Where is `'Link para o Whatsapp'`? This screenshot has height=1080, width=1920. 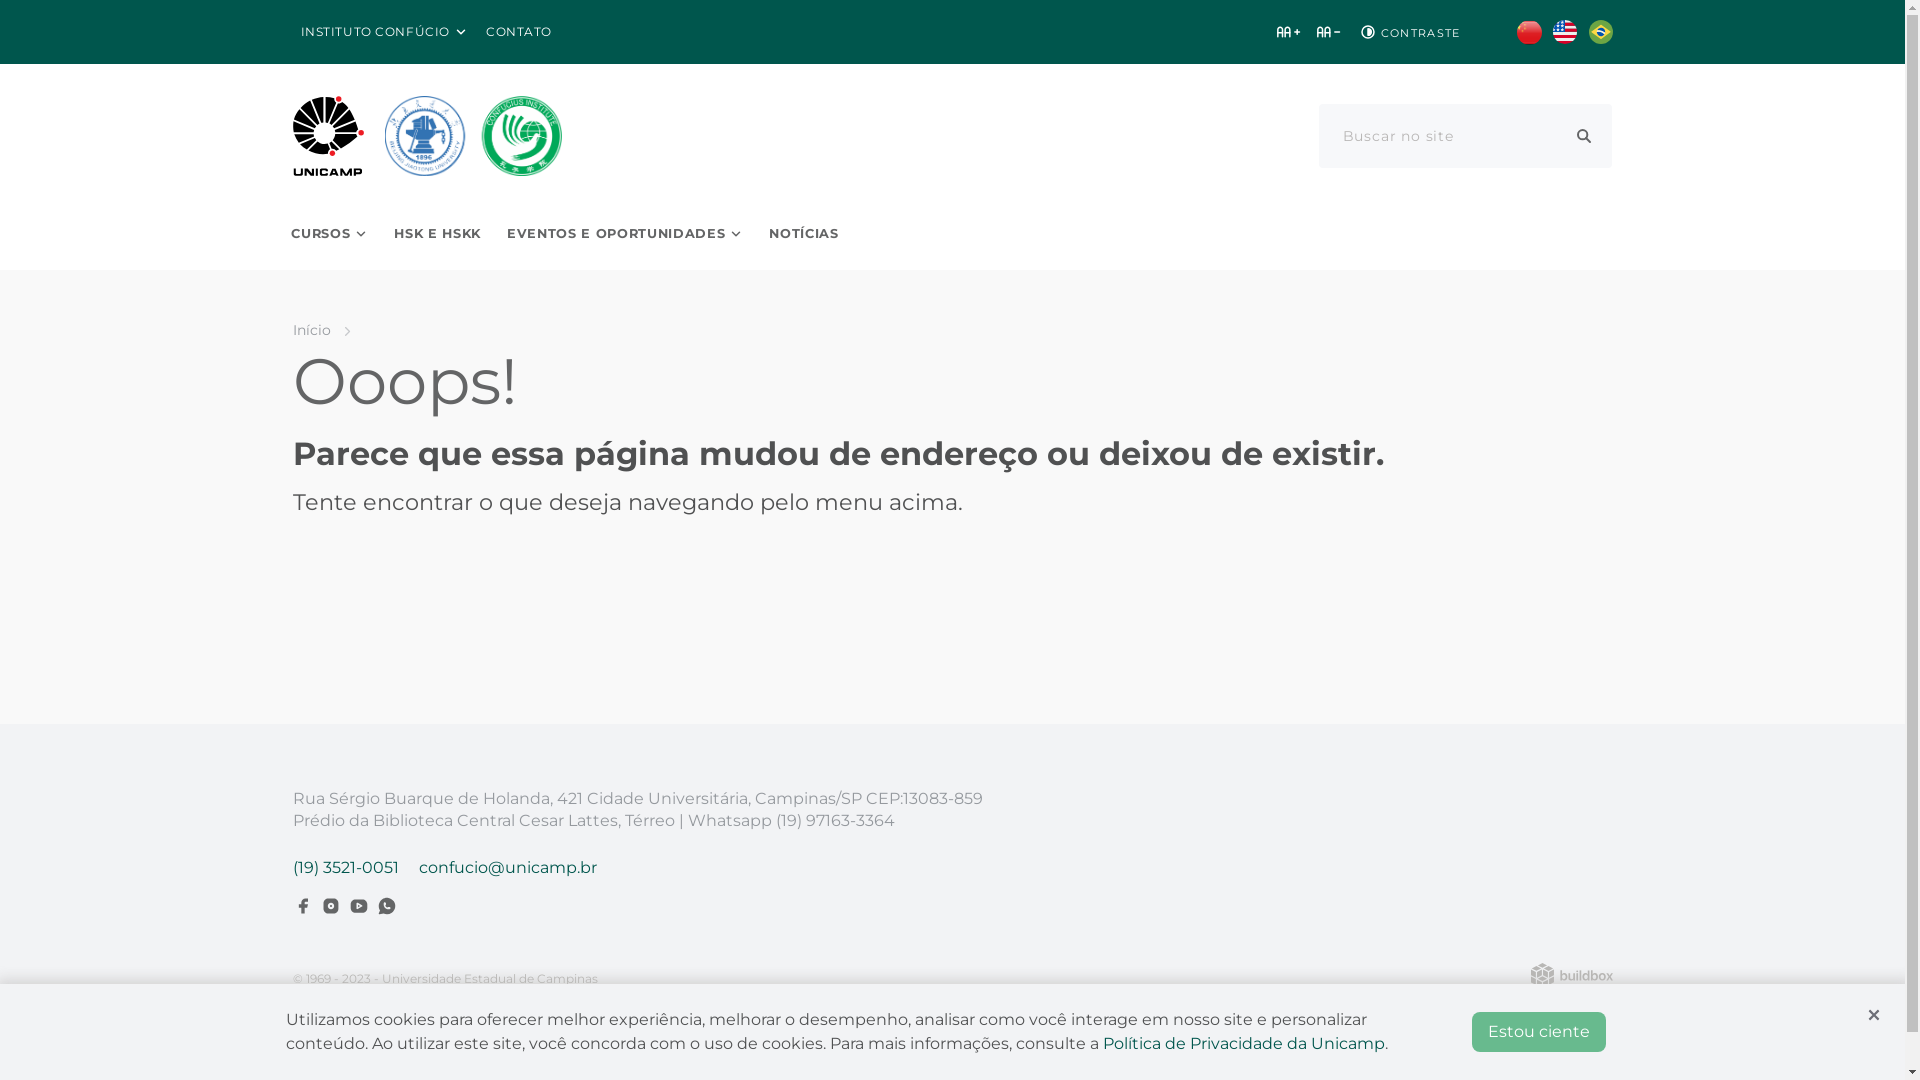 'Link para o Whatsapp' is located at coordinates (385, 906).